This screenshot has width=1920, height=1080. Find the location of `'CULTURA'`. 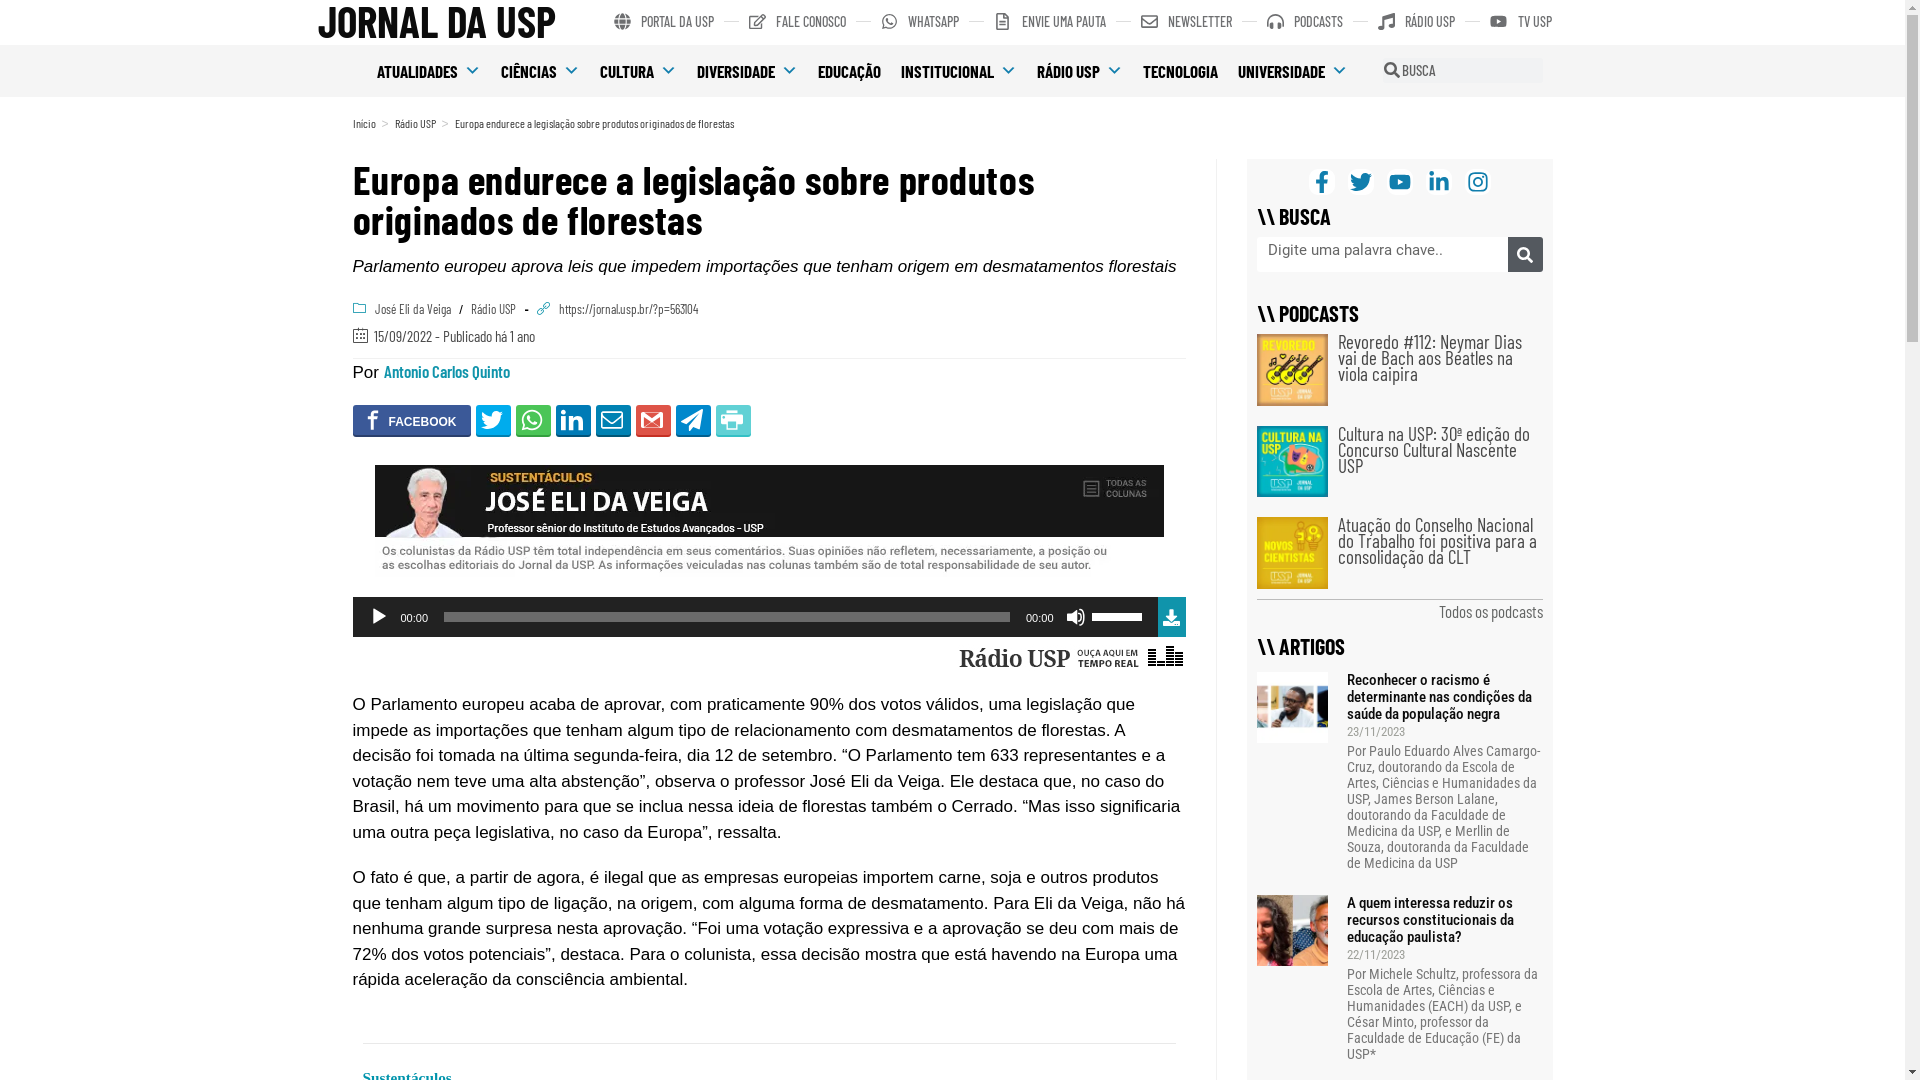

'CULTURA' is located at coordinates (637, 69).